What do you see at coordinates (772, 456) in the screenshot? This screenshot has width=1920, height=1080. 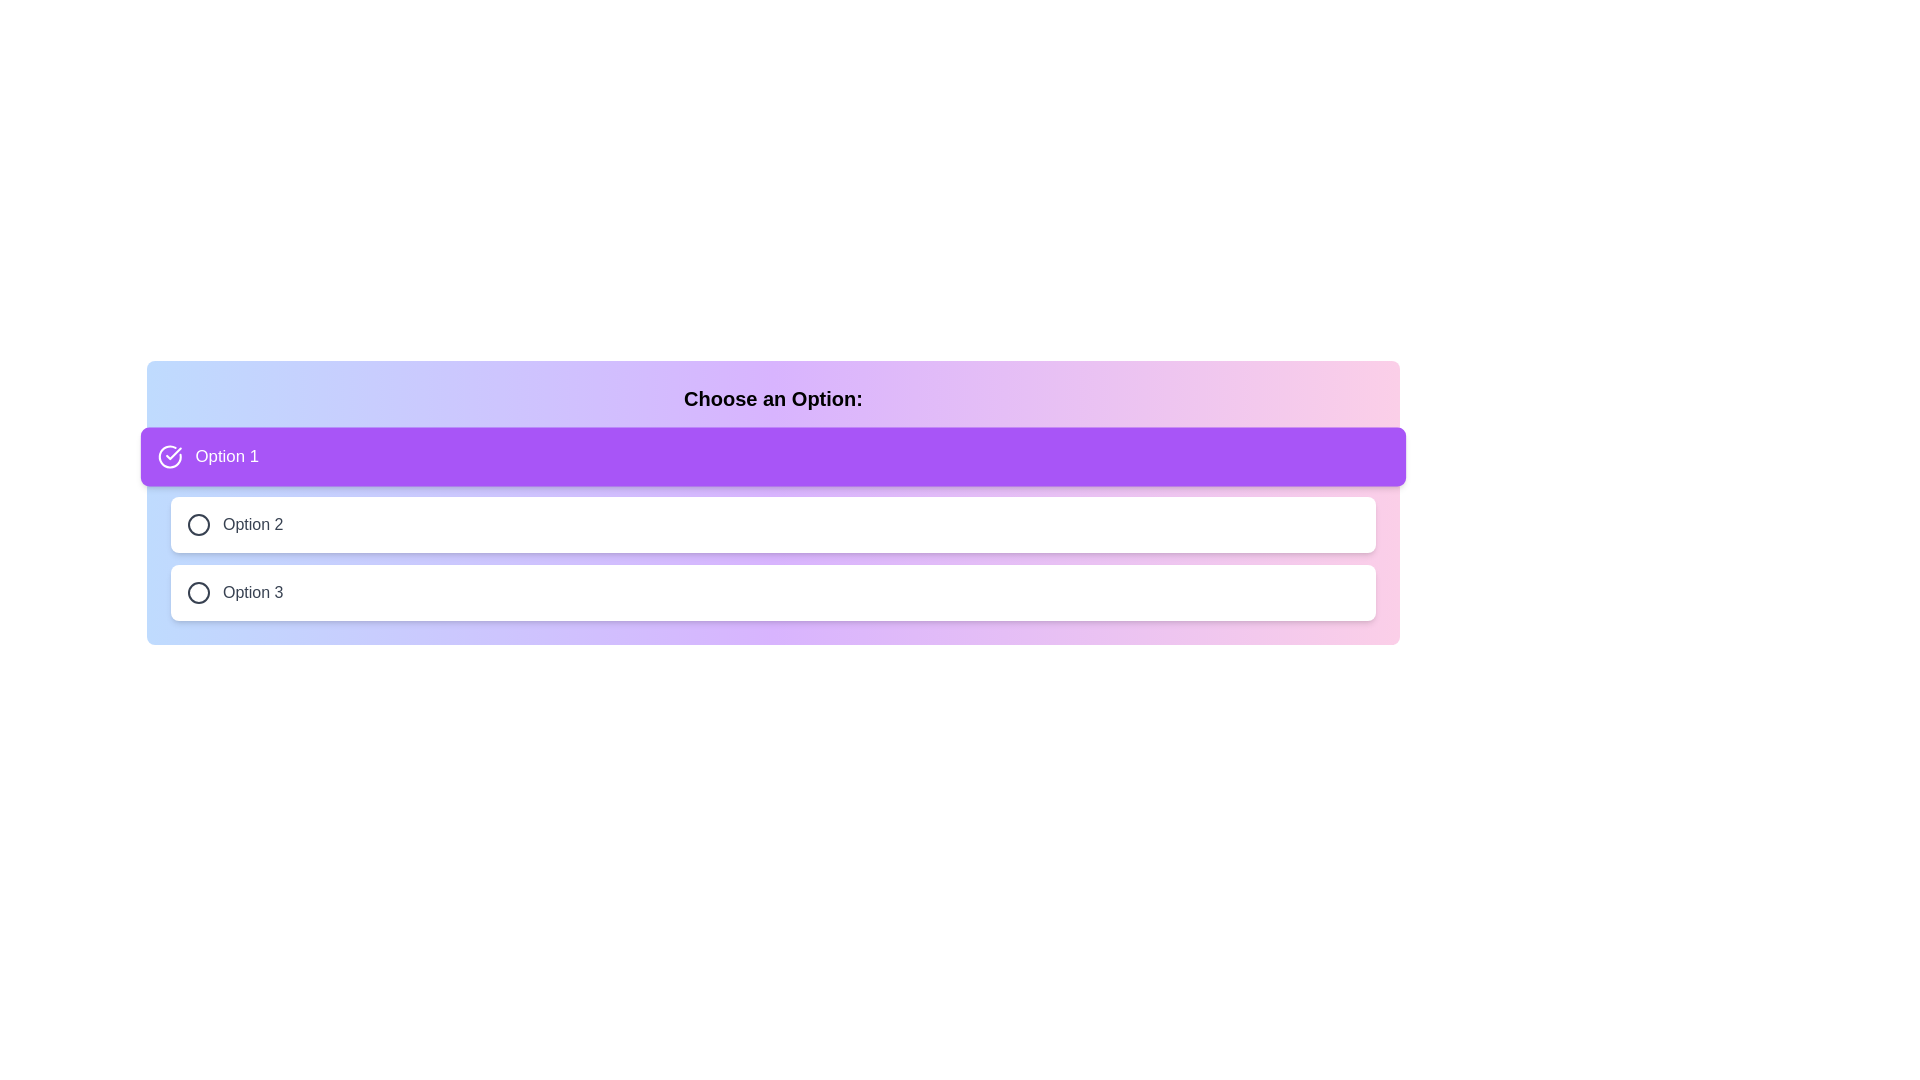 I see `the first selectable option in a vertical stack of options` at bounding box center [772, 456].